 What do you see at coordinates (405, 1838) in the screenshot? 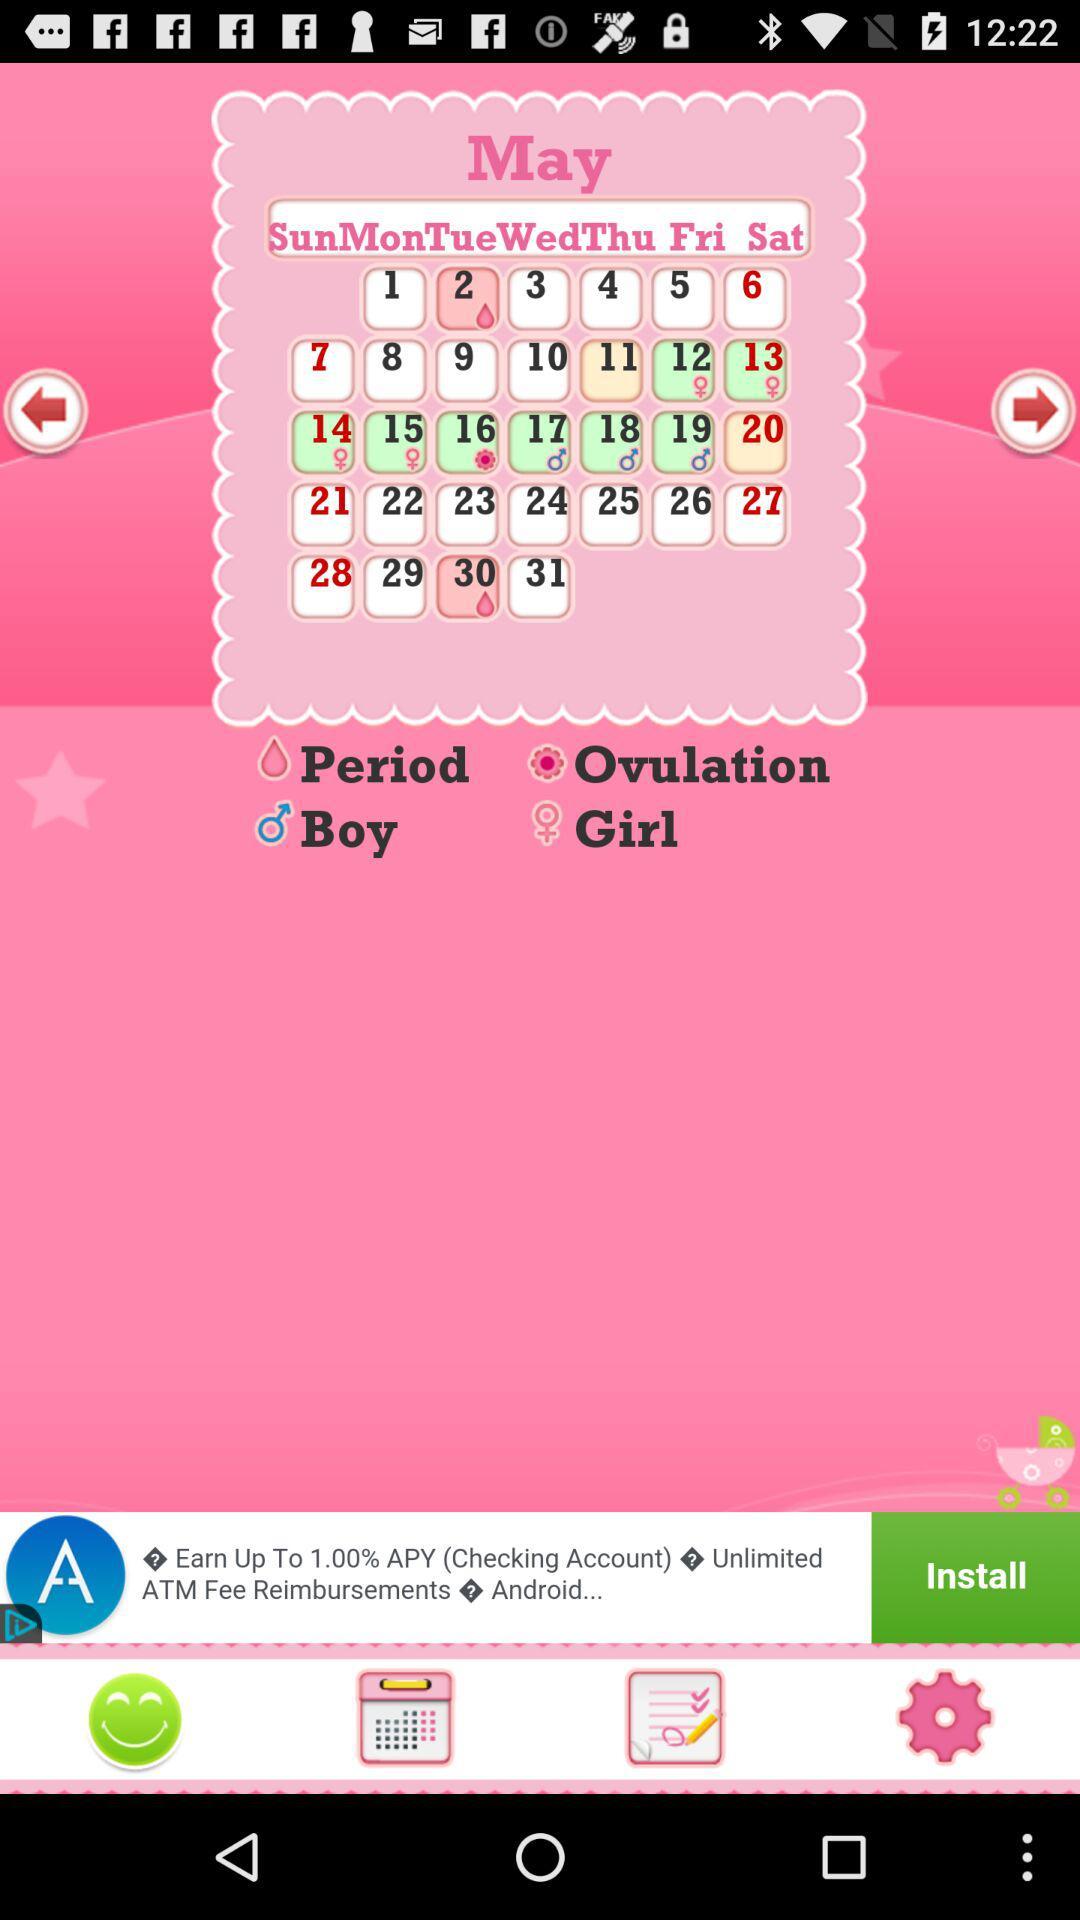
I see `the date_range icon` at bounding box center [405, 1838].